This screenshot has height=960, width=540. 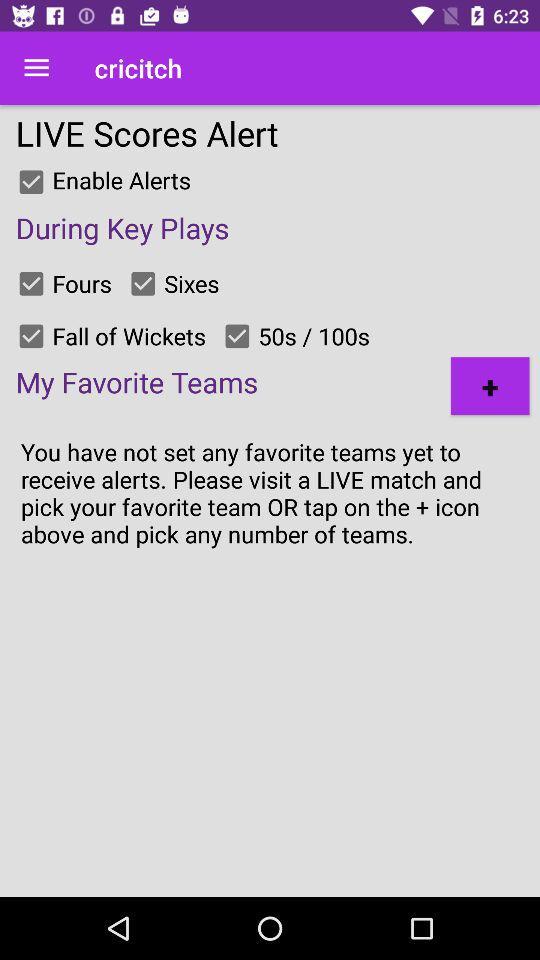 What do you see at coordinates (489, 385) in the screenshot?
I see `the + item` at bounding box center [489, 385].